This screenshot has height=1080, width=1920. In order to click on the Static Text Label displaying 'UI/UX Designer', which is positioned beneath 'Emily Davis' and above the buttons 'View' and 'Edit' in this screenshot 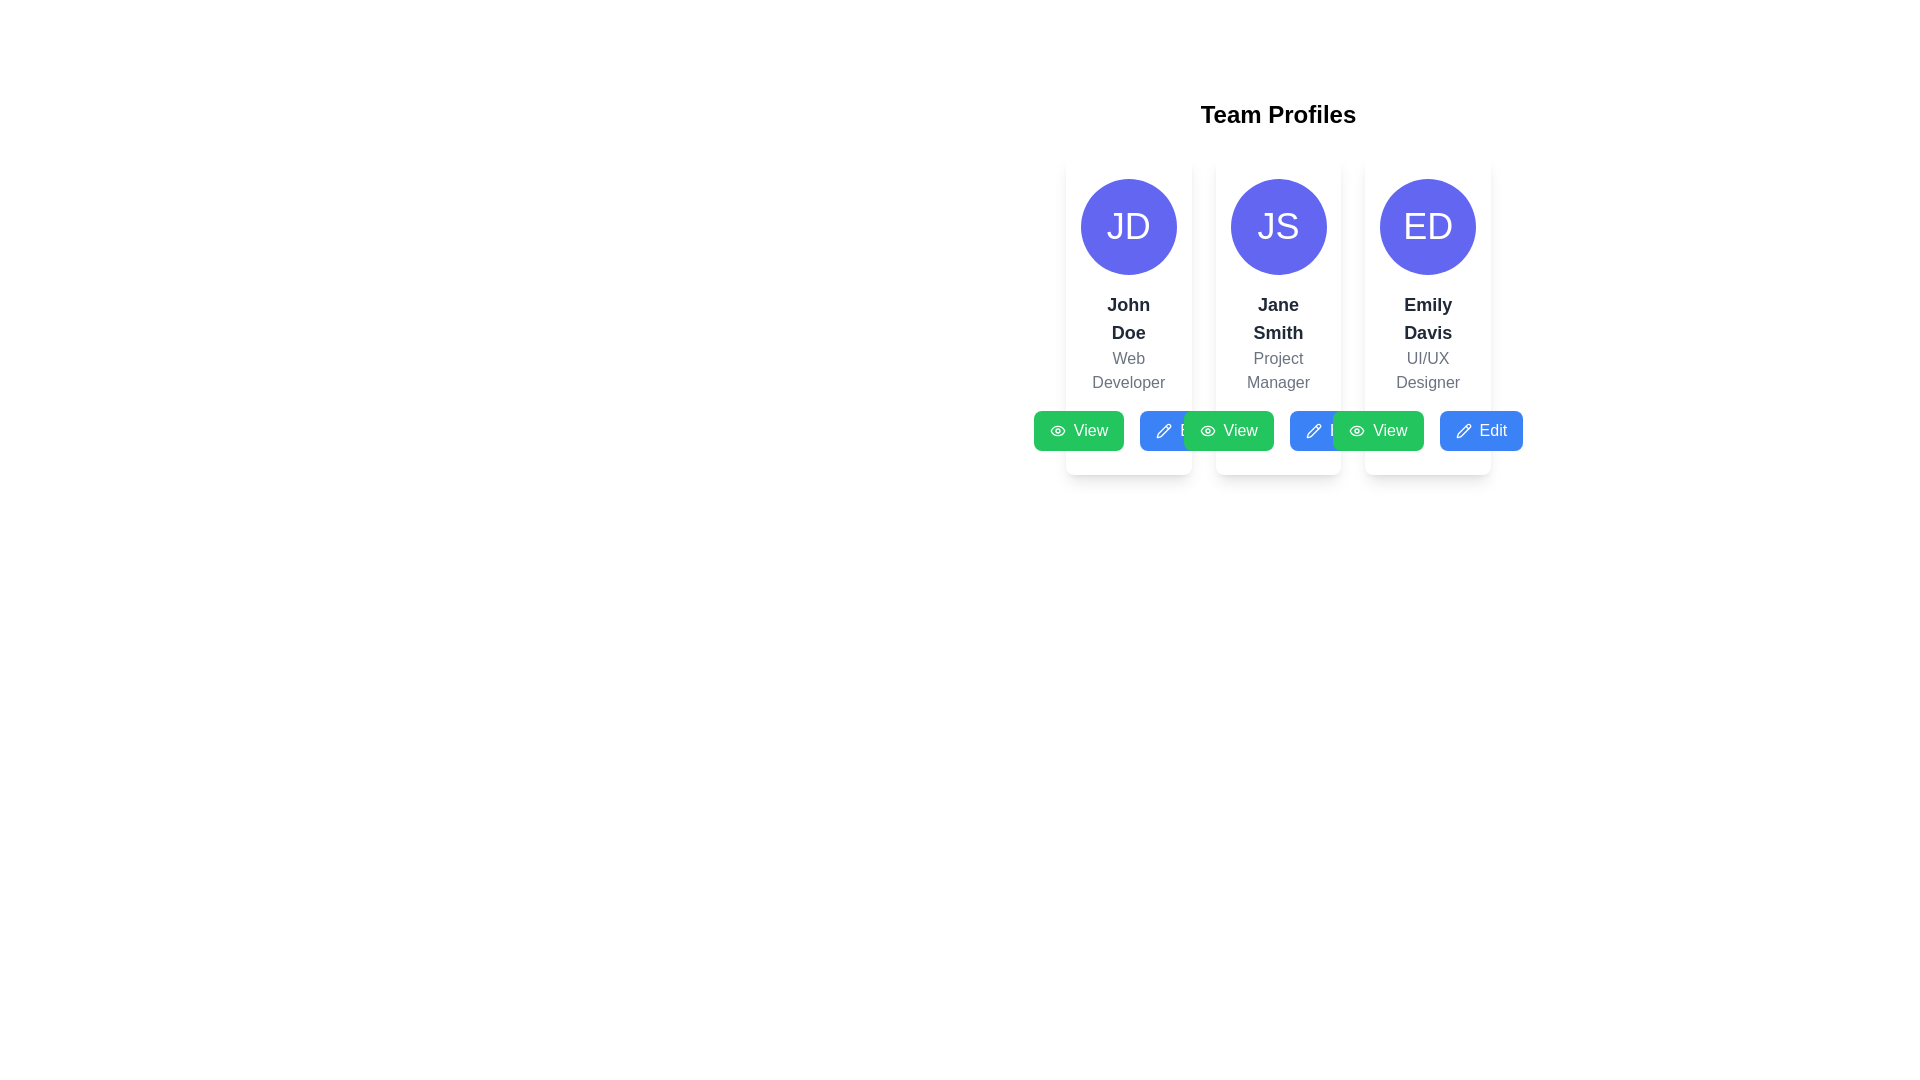, I will do `click(1427, 370)`.